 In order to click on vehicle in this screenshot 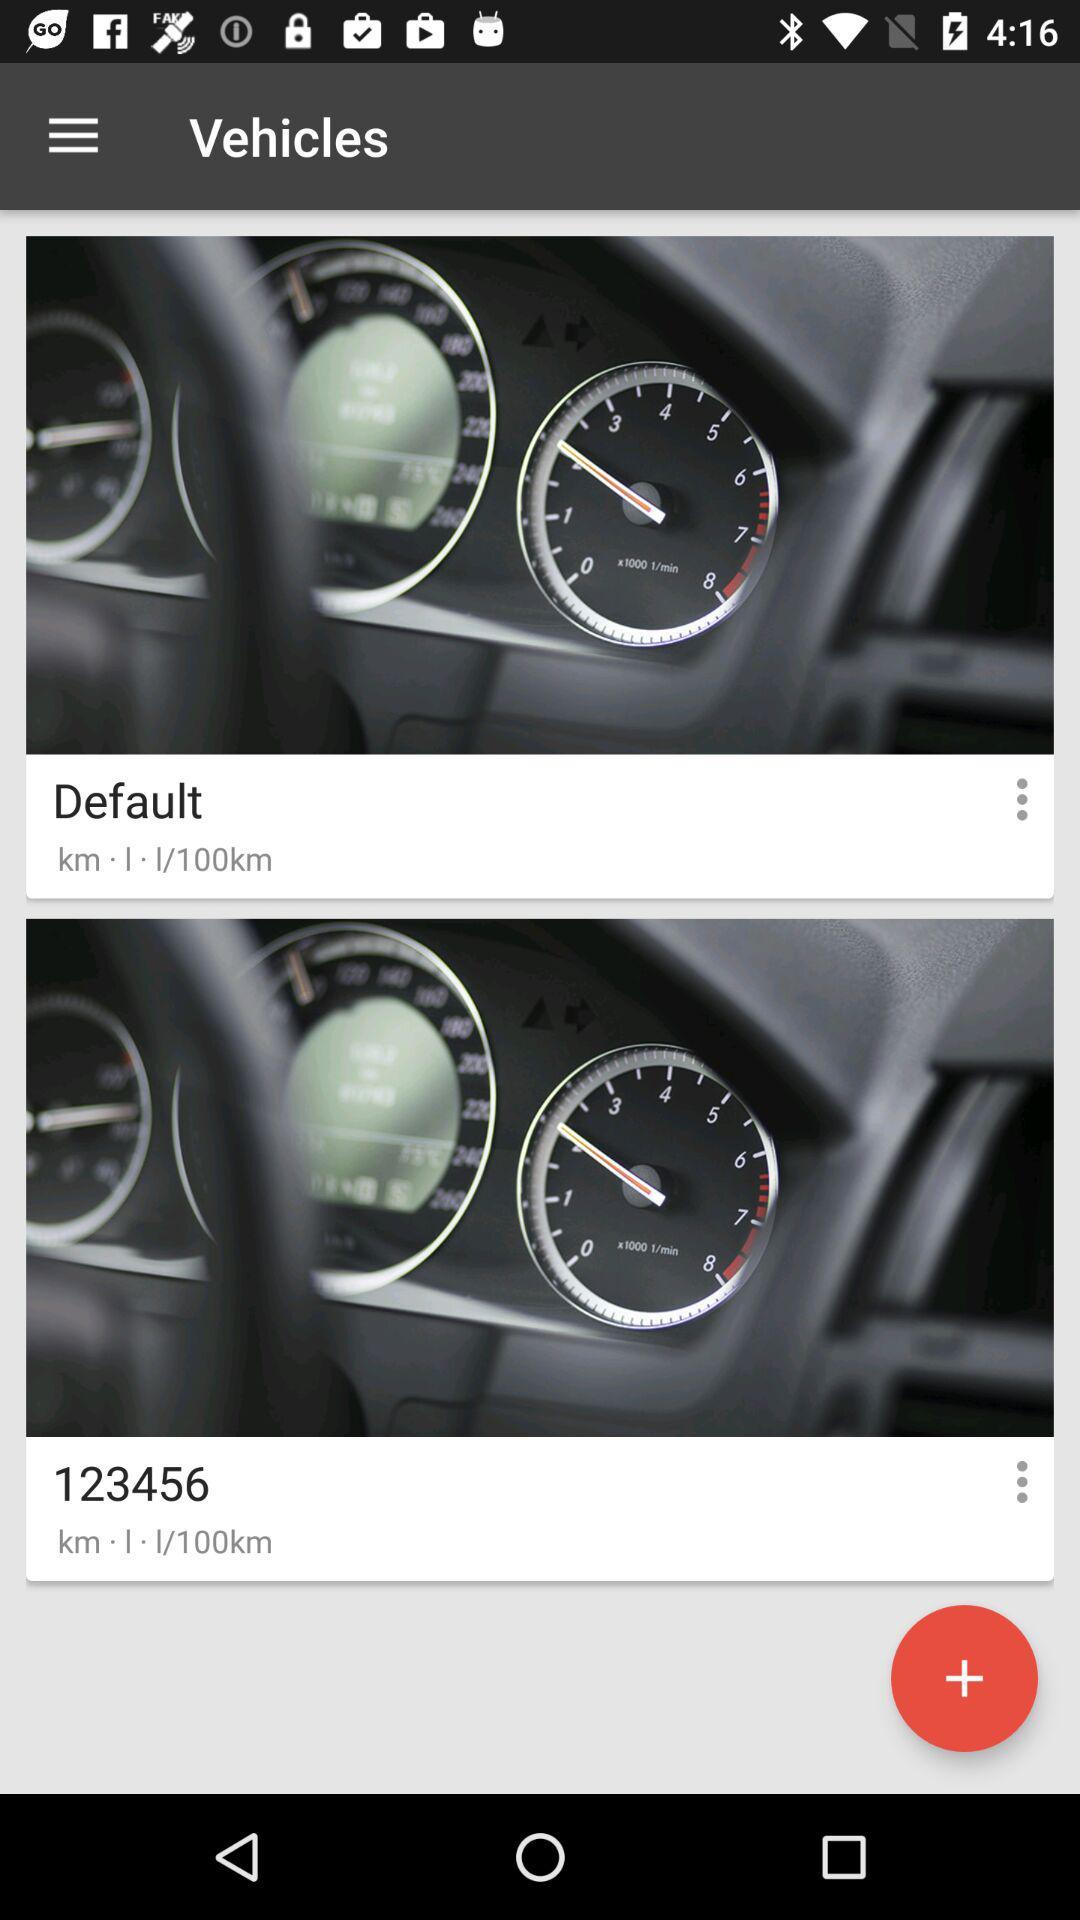, I will do `click(963, 1678)`.